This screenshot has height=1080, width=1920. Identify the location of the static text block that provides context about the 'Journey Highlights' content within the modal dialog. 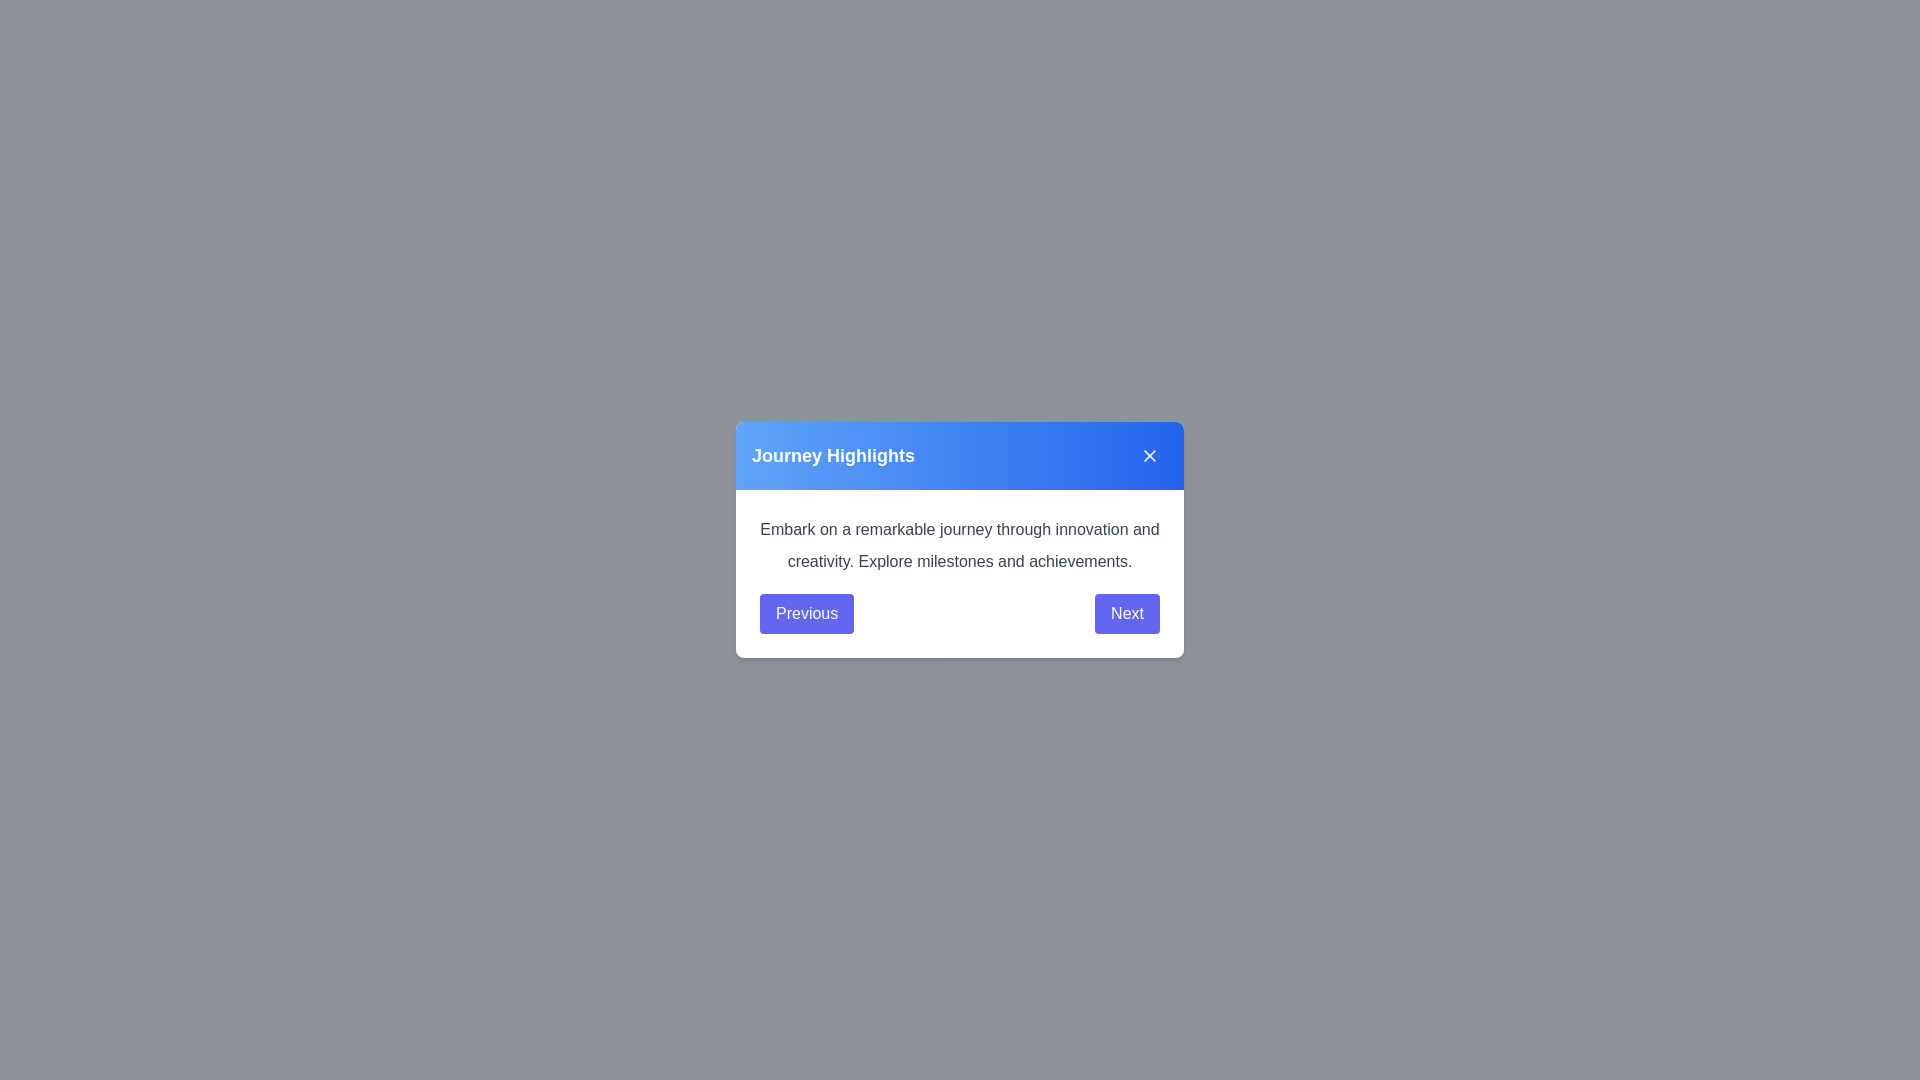
(960, 574).